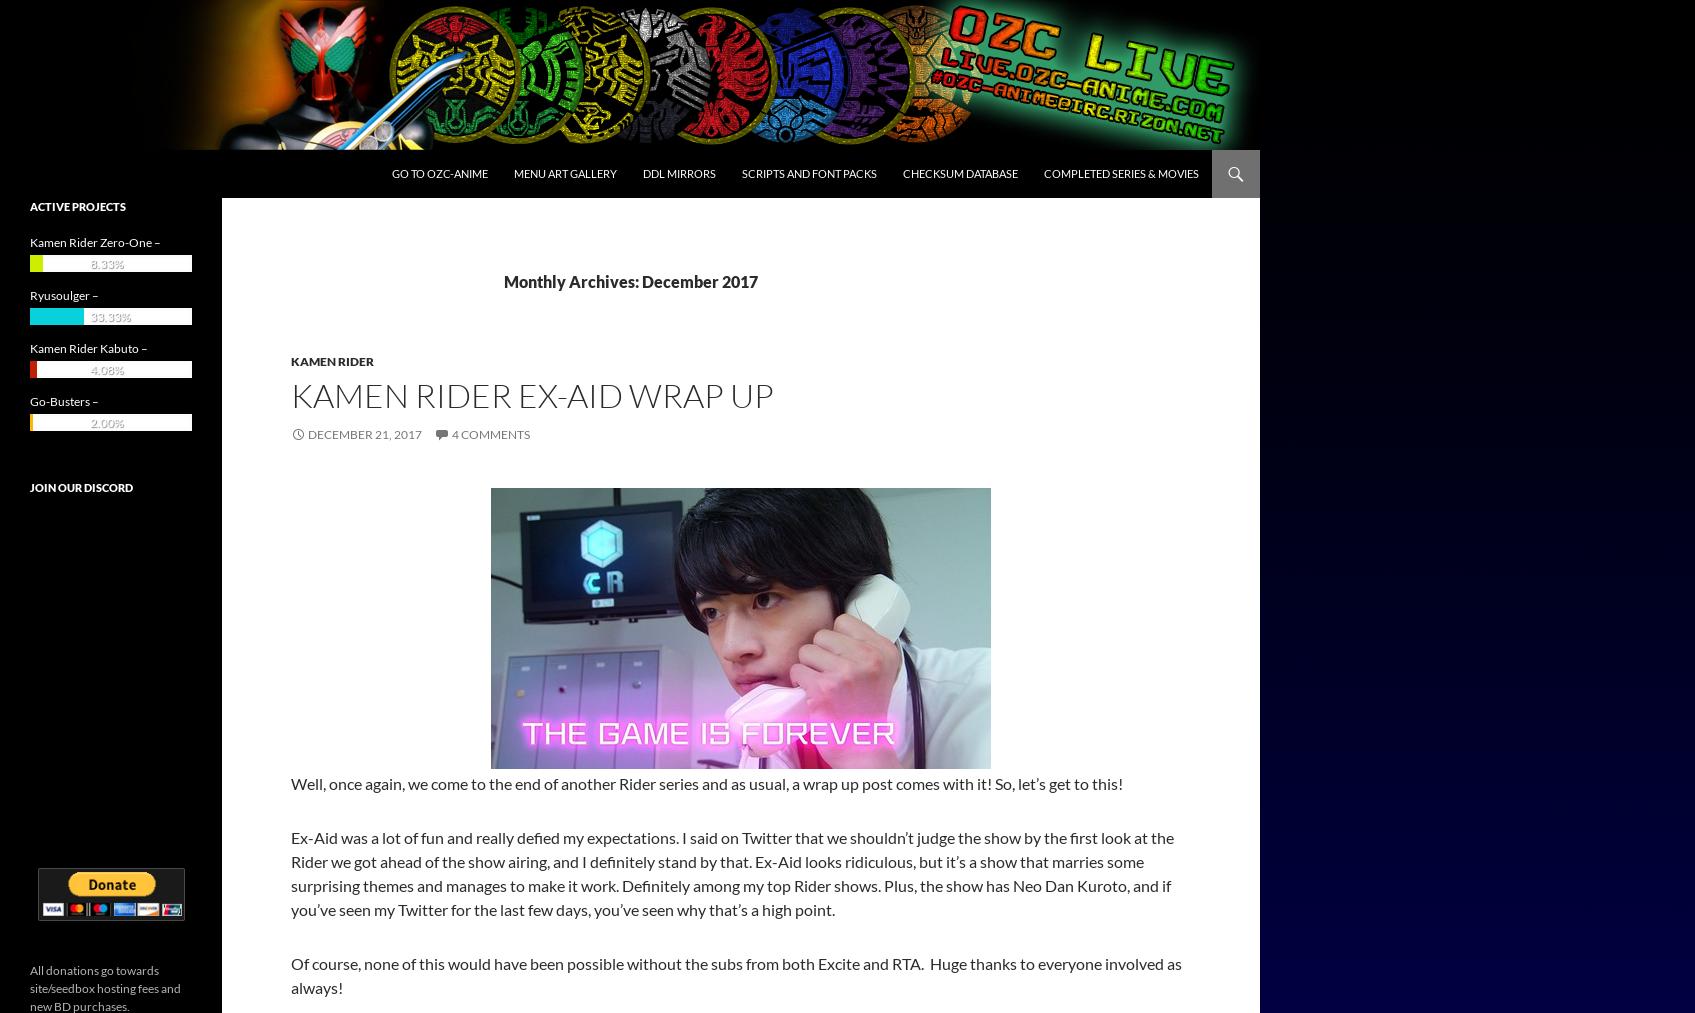  What do you see at coordinates (1042, 173) in the screenshot?
I see `'Completed Series & Movies'` at bounding box center [1042, 173].